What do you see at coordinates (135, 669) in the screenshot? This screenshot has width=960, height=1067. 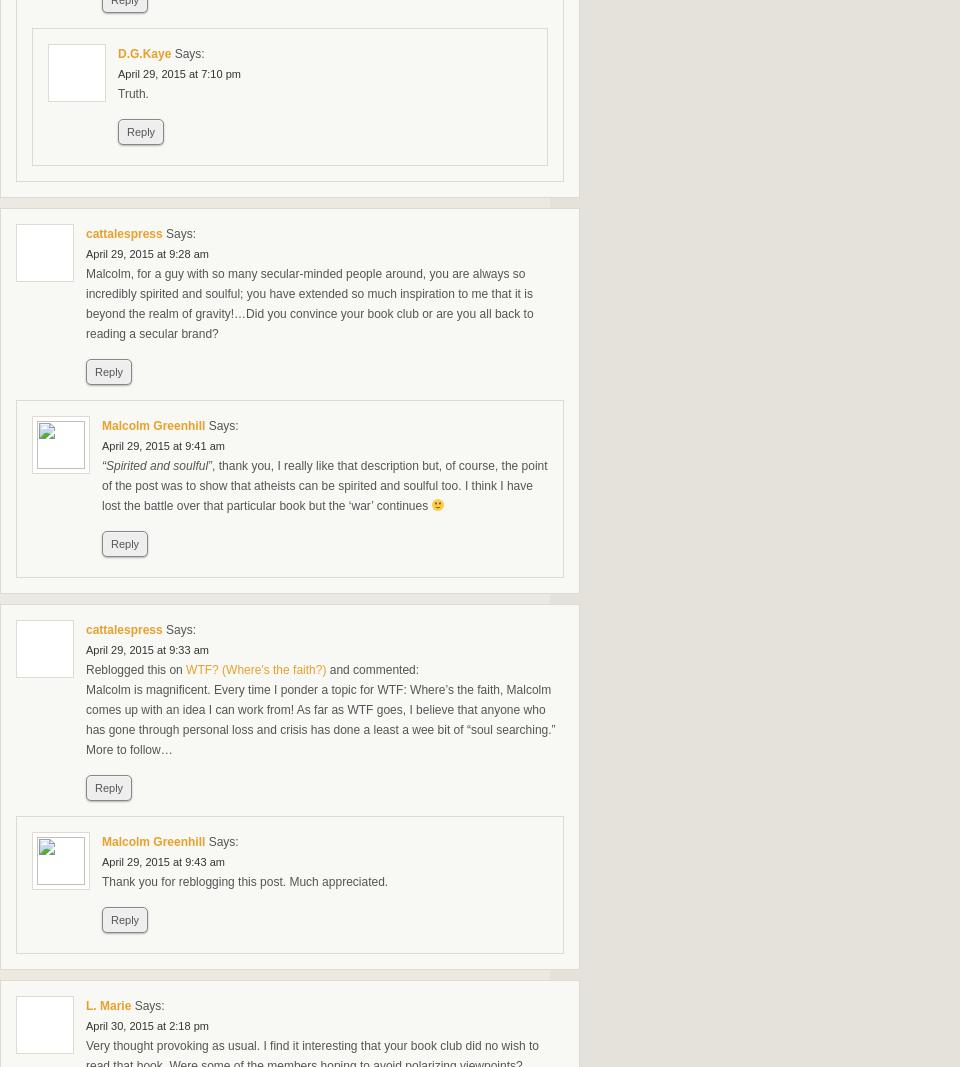 I see `'Reblogged this on'` at bounding box center [135, 669].